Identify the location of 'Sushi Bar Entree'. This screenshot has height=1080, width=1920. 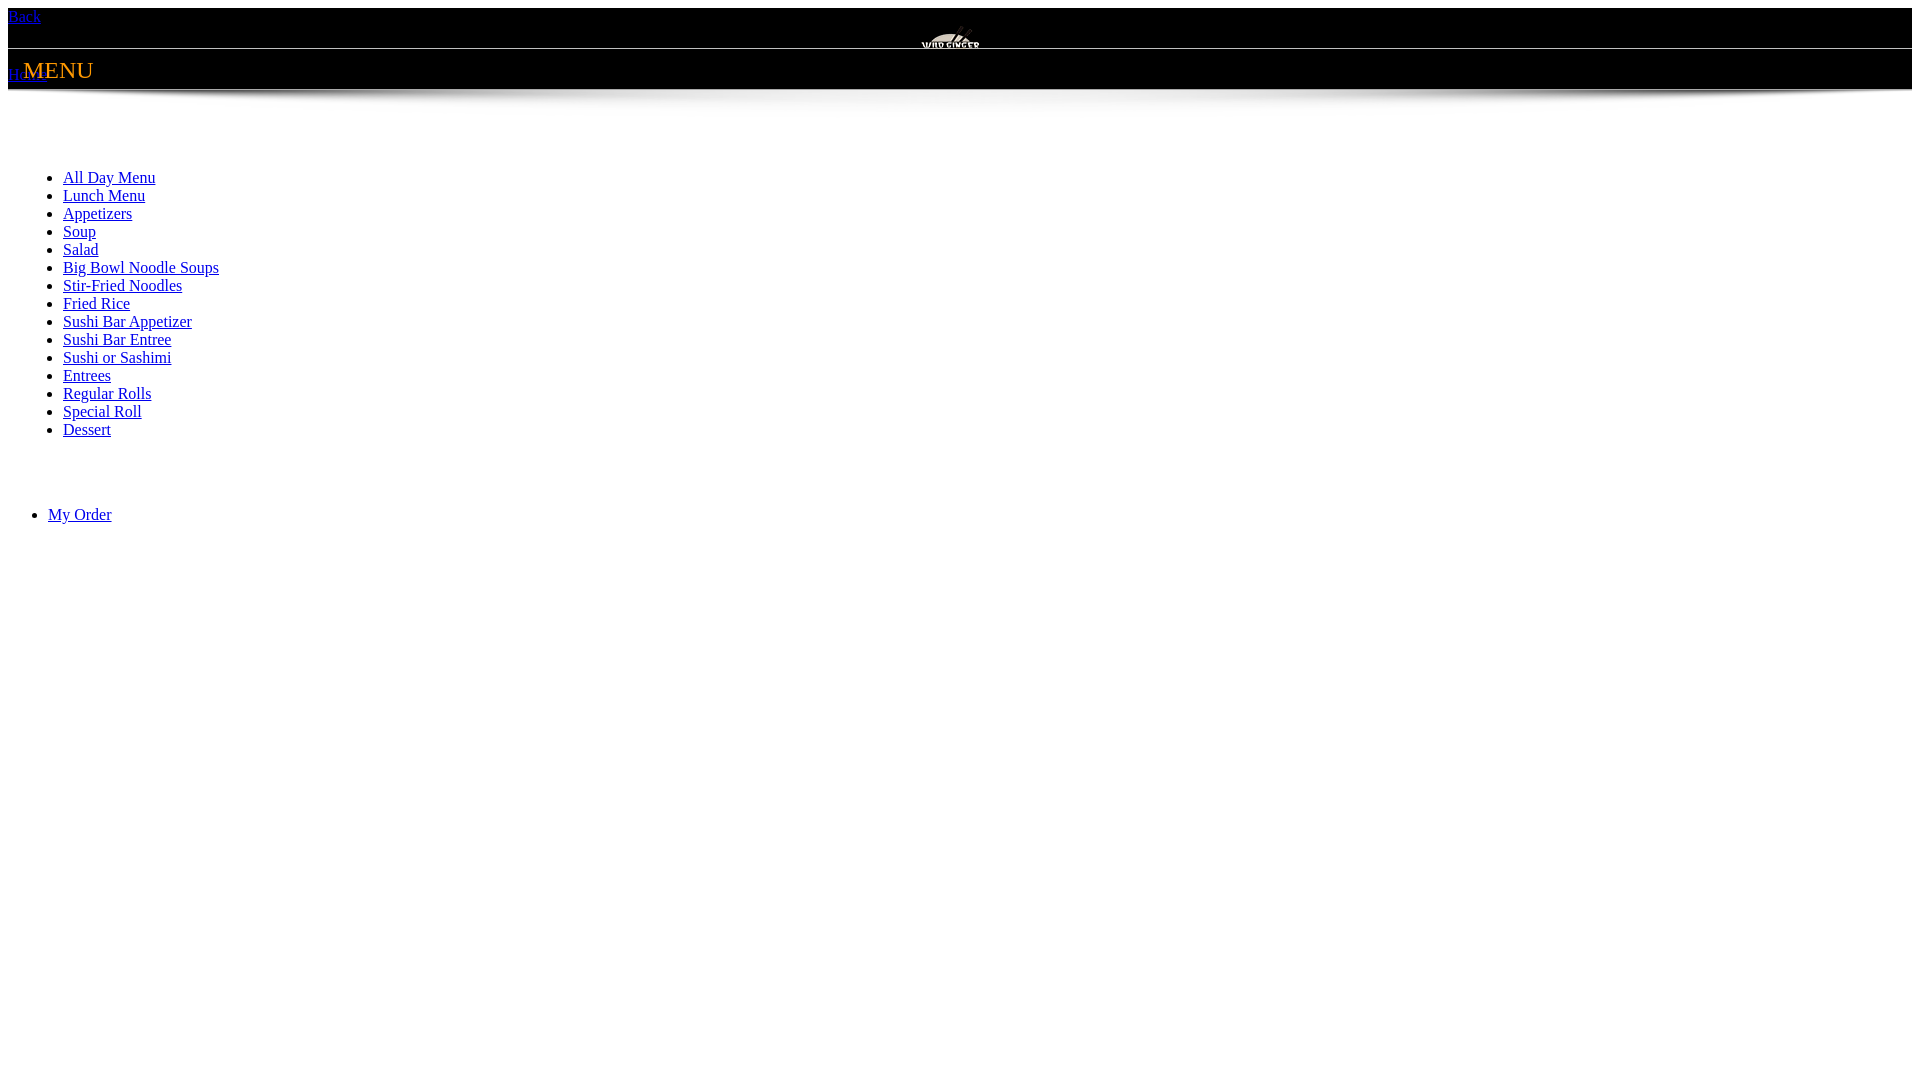
(115, 338).